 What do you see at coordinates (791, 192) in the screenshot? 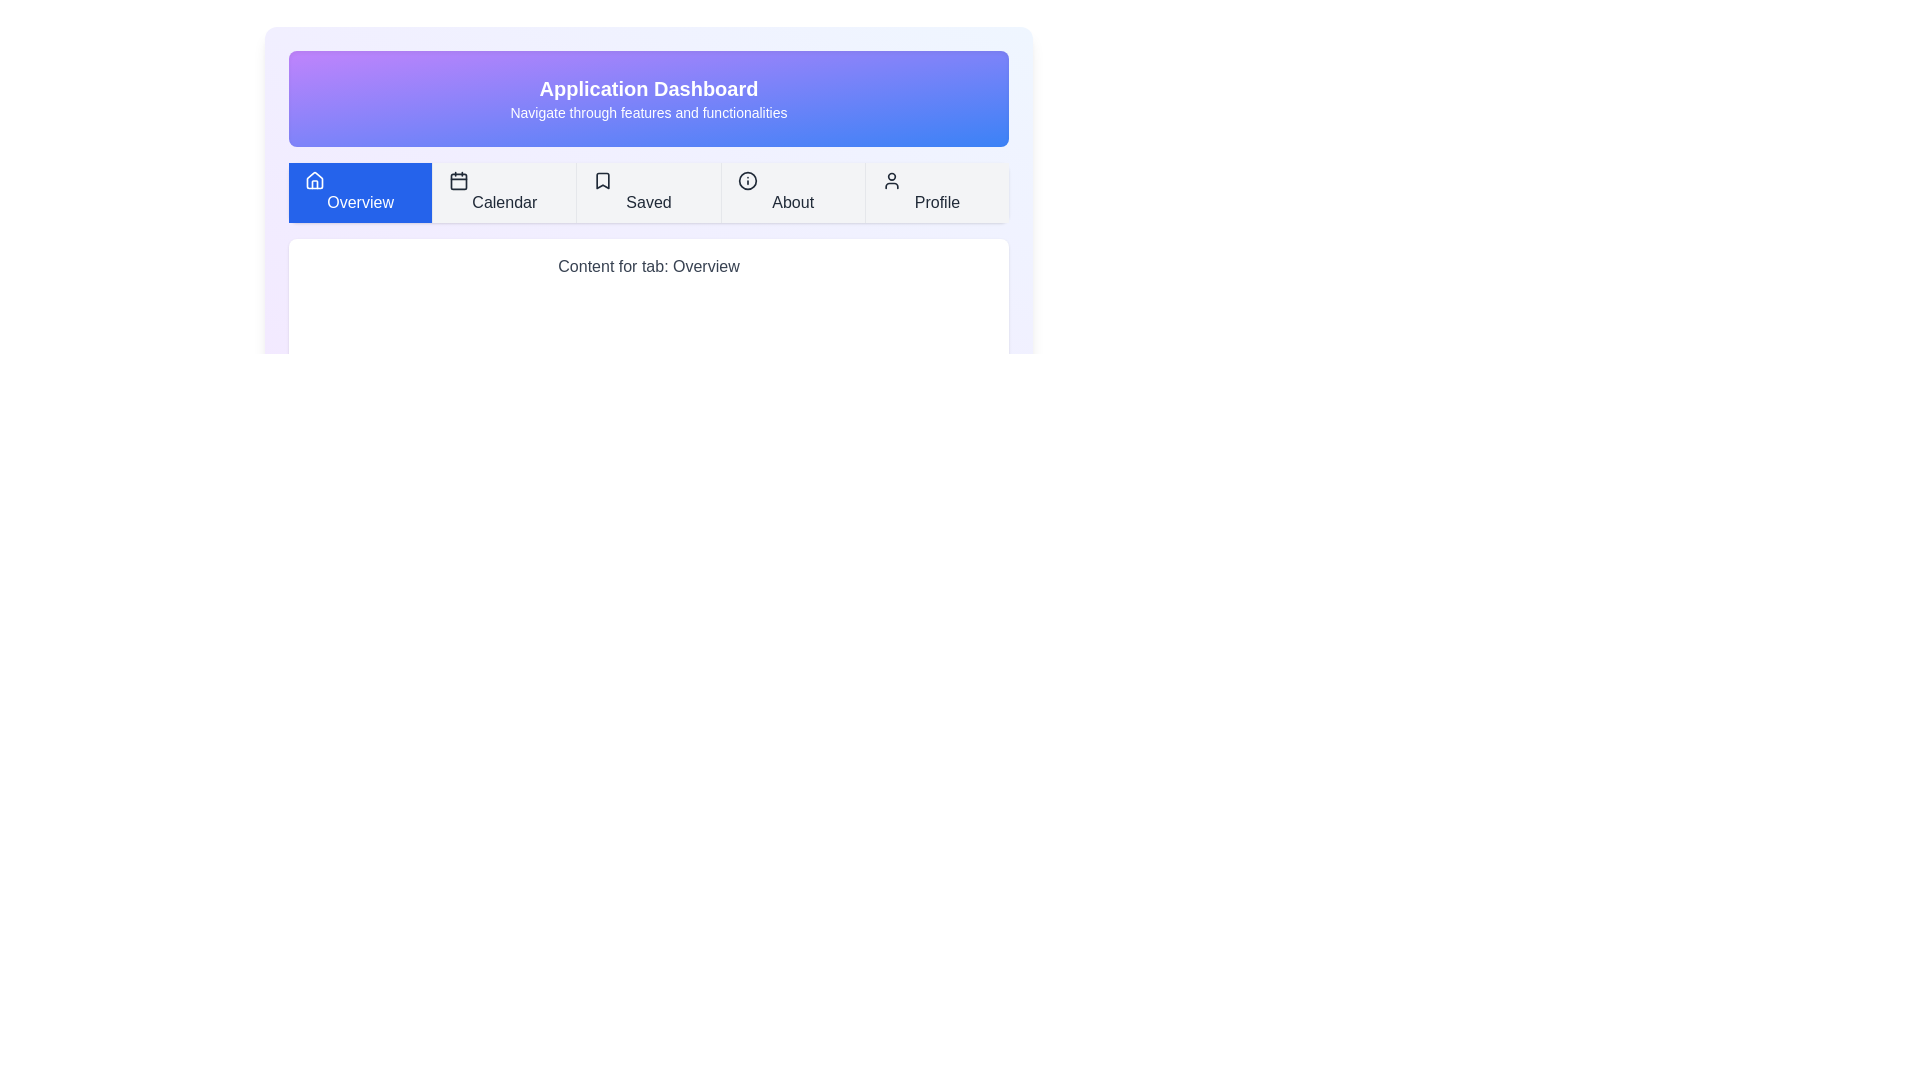
I see `the 'About' tab in the navigation bar` at bounding box center [791, 192].